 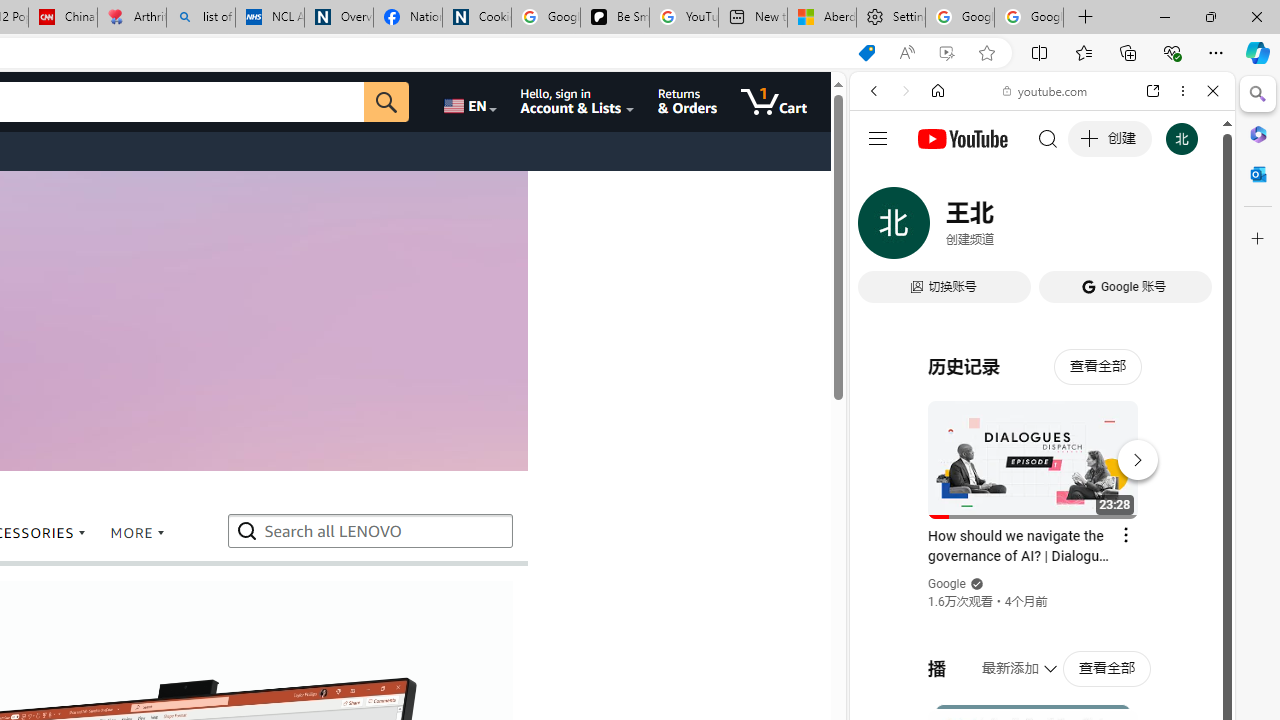 What do you see at coordinates (1045, 91) in the screenshot?
I see `'youtube.com'` at bounding box center [1045, 91].